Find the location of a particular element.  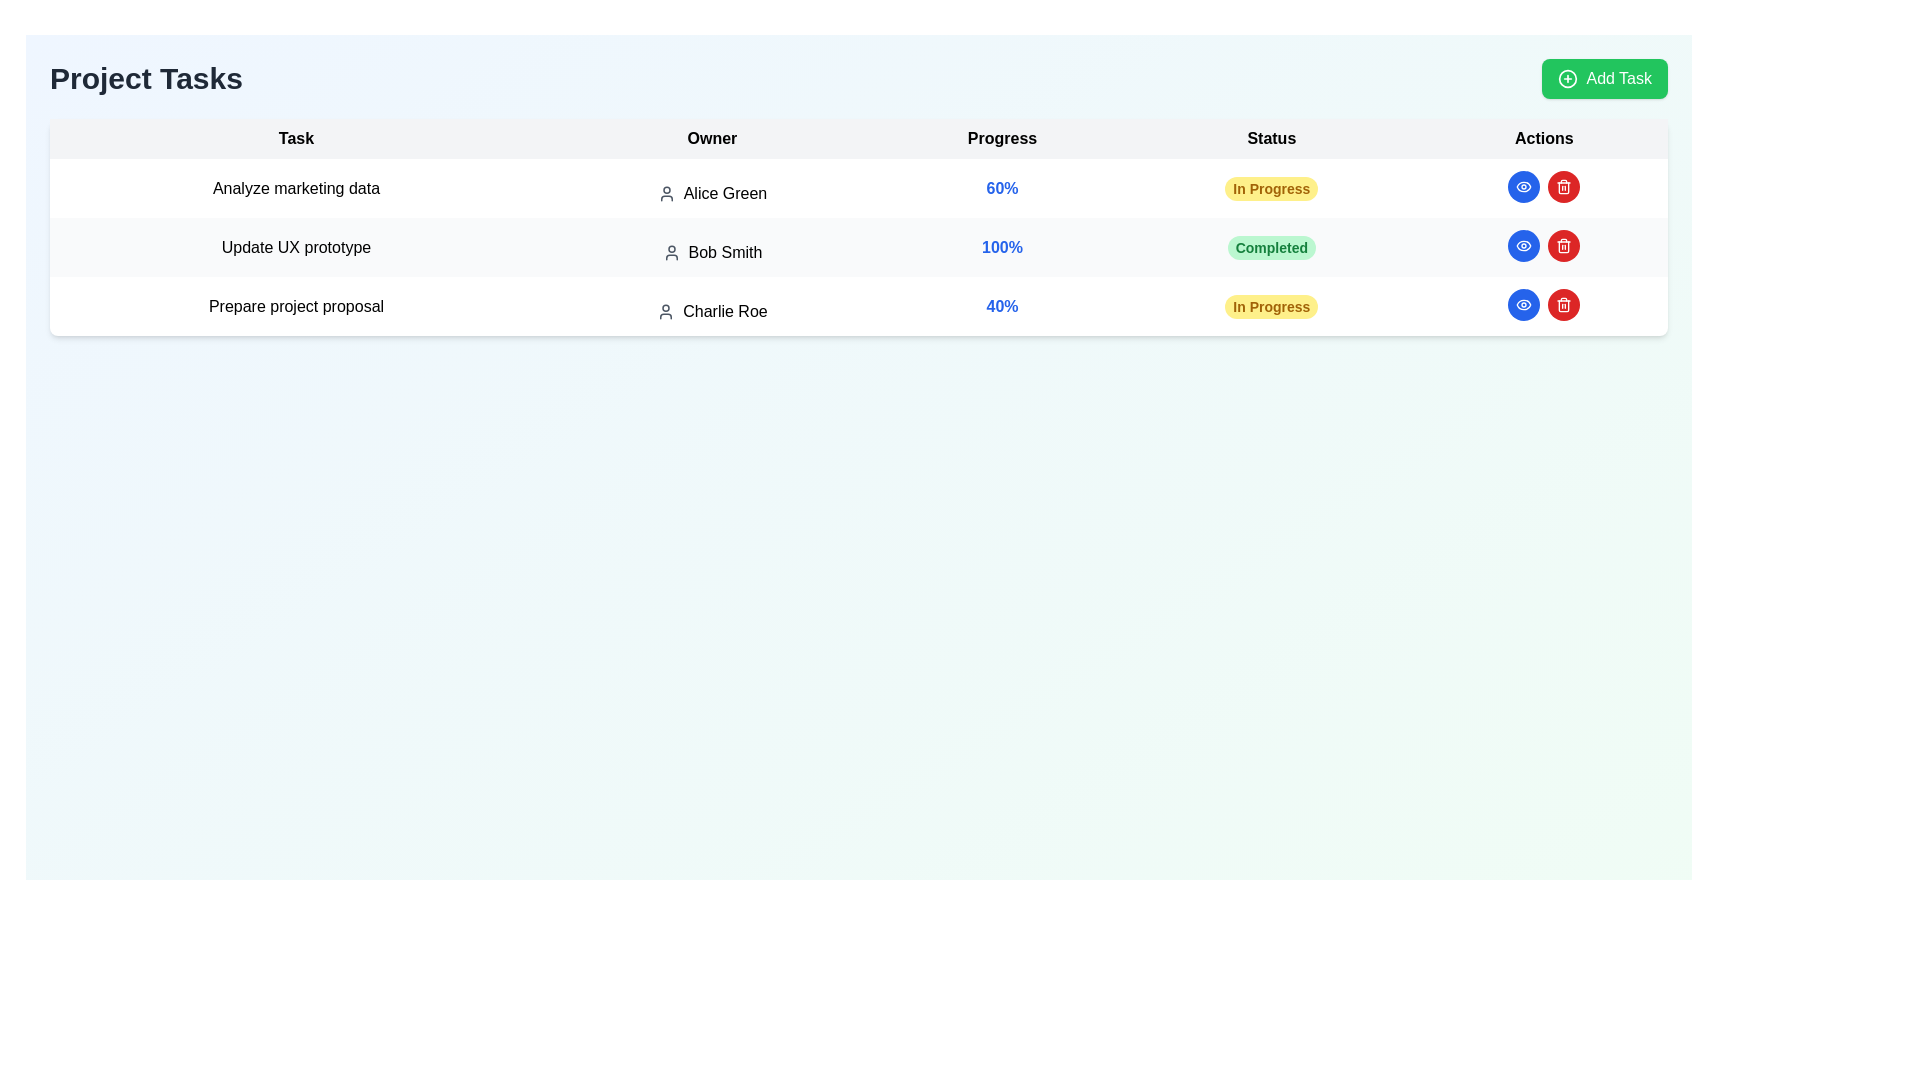

the delete button located in the 'Actions' column of the second row in the 'Project Tasks' table is located at coordinates (1563, 245).